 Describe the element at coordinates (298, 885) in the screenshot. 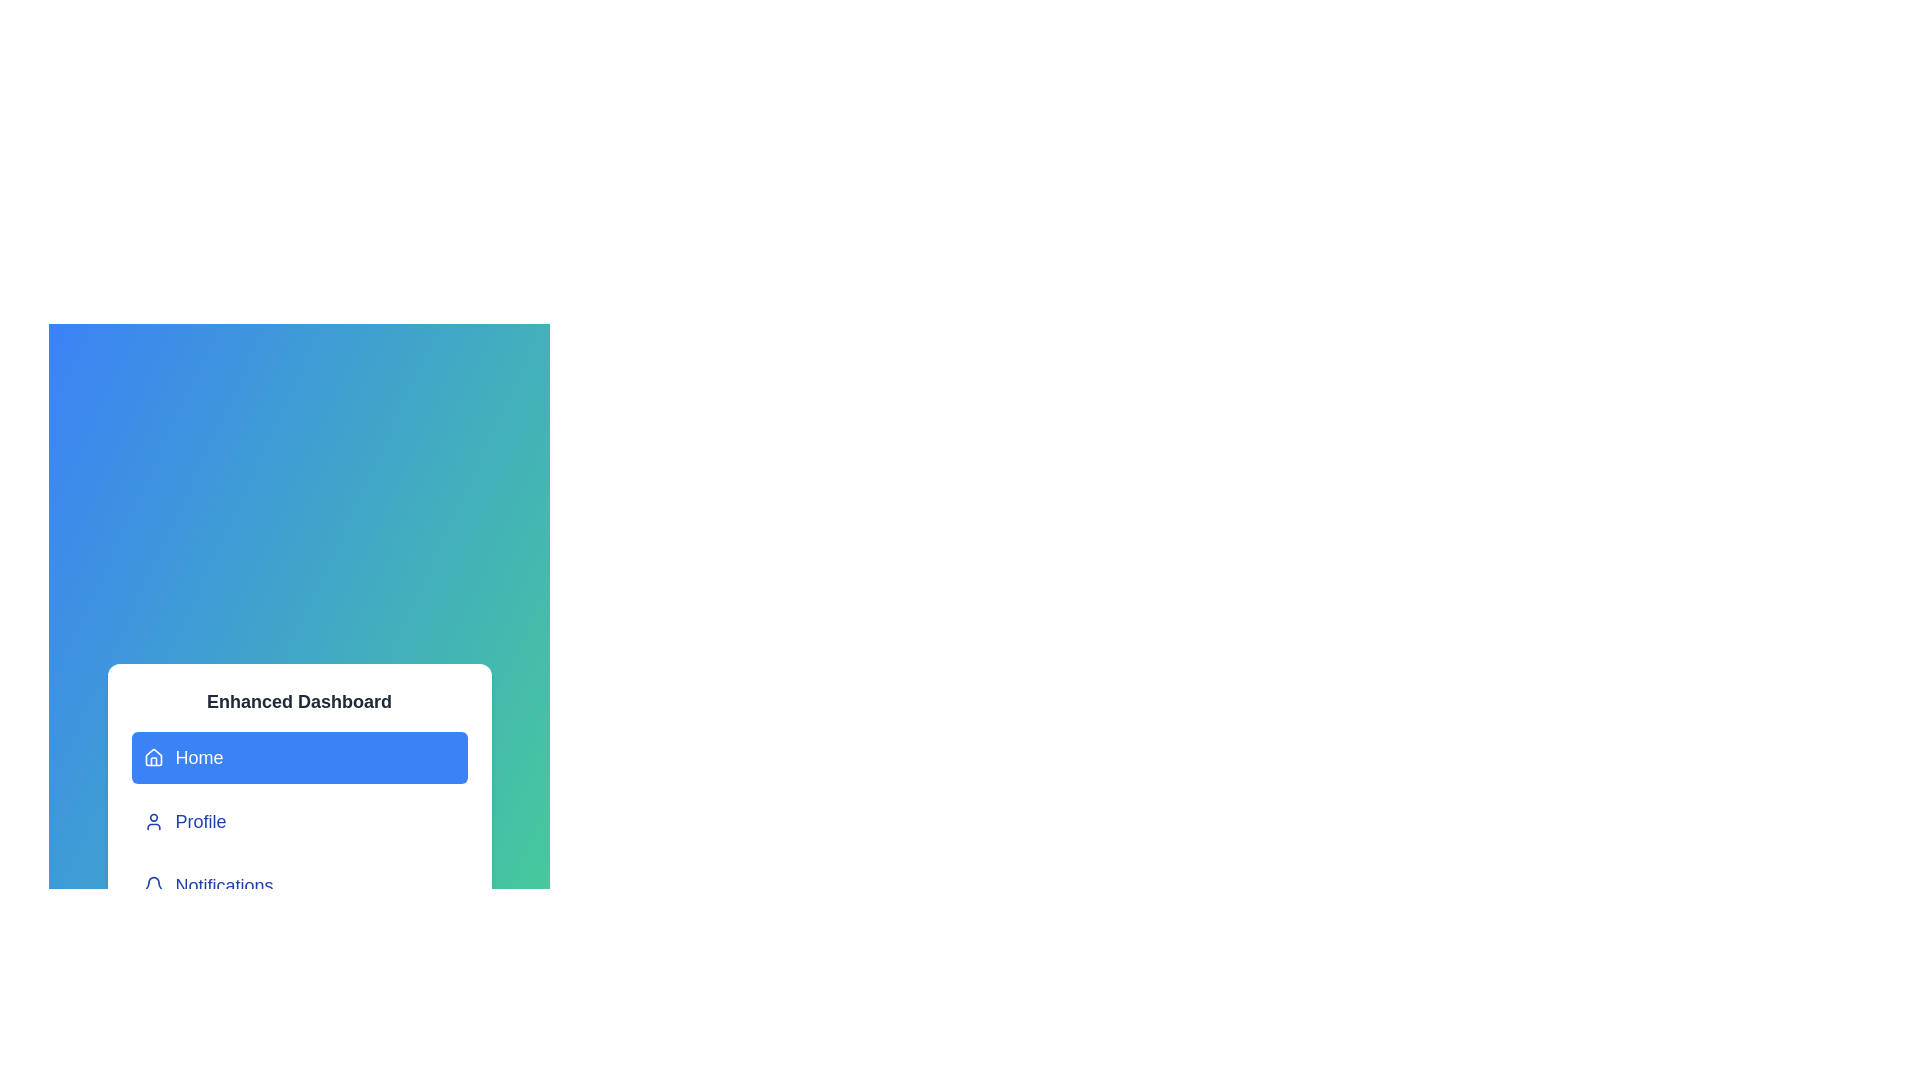

I see `the text labeled Notifications to read its content` at that location.